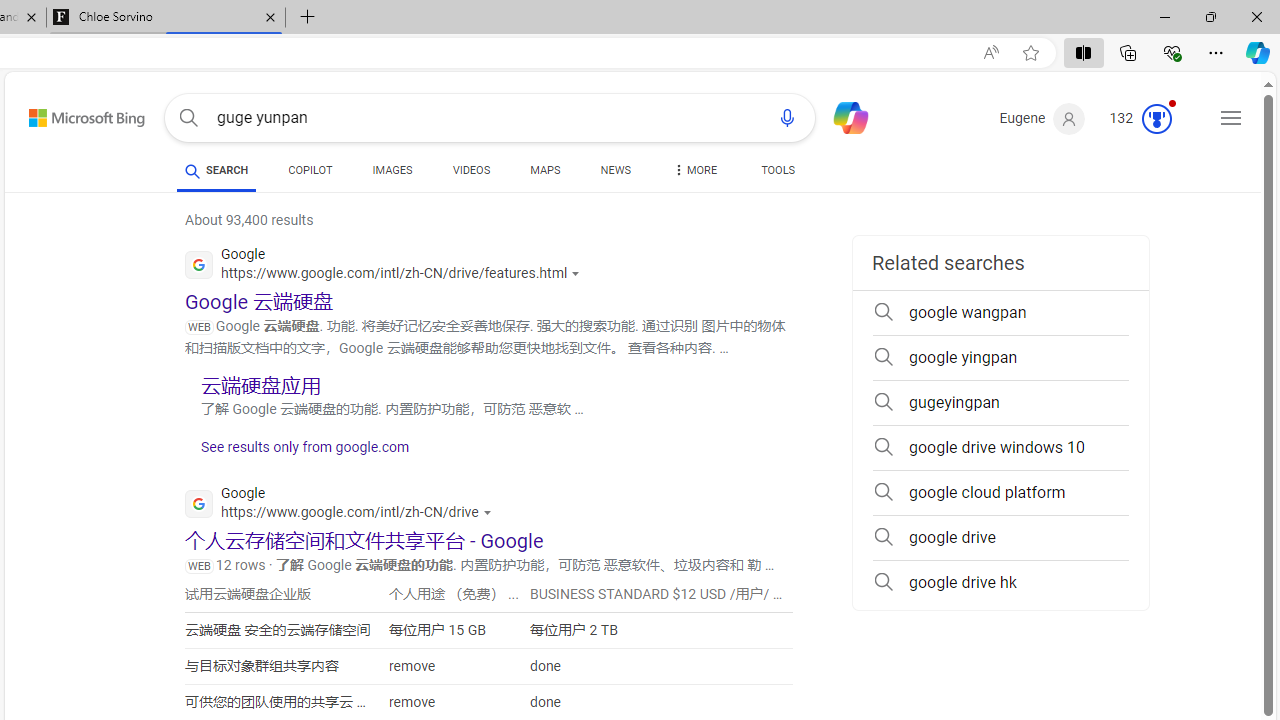 Image resolution: width=1280 pixels, height=720 pixels. What do you see at coordinates (1000, 312) in the screenshot?
I see `'google wangpan'` at bounding box center [1000, 312].